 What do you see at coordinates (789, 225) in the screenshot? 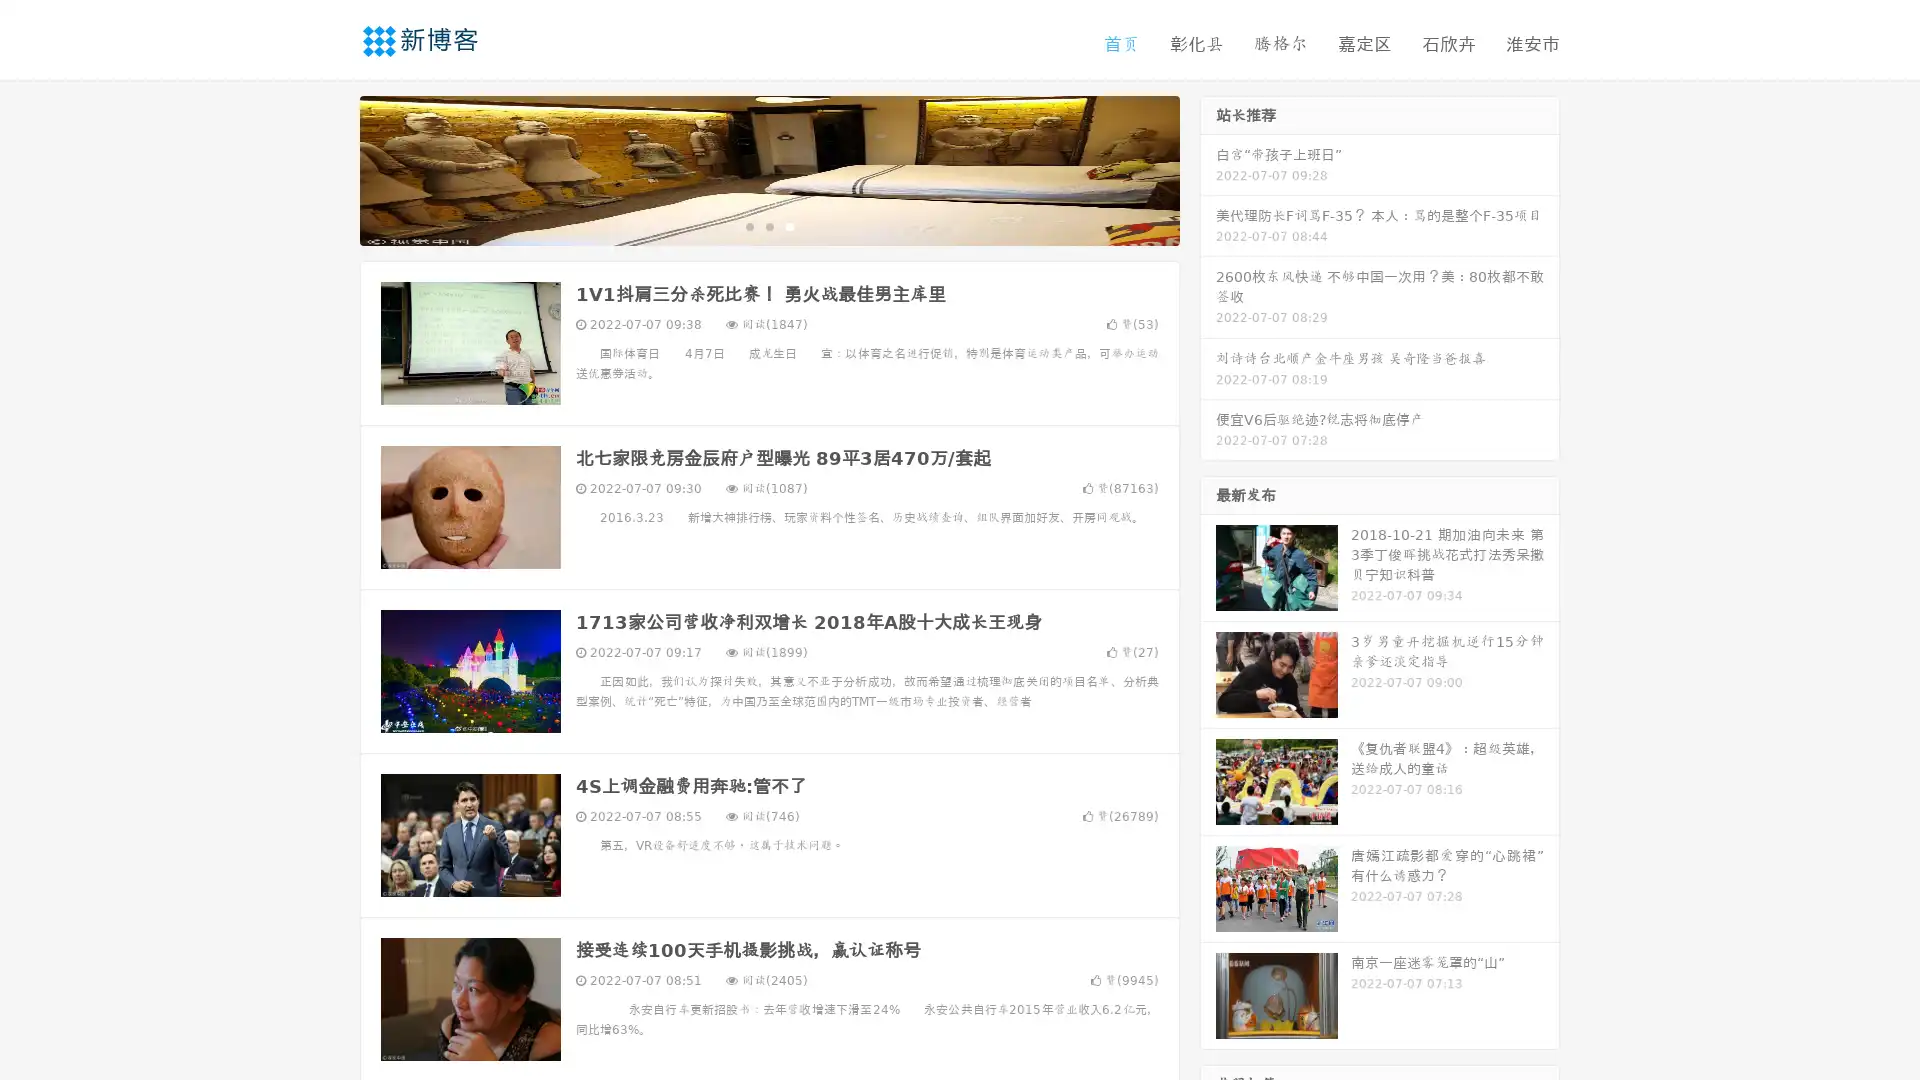
I see `Go to slide 3` at bounding box center [789, 225].